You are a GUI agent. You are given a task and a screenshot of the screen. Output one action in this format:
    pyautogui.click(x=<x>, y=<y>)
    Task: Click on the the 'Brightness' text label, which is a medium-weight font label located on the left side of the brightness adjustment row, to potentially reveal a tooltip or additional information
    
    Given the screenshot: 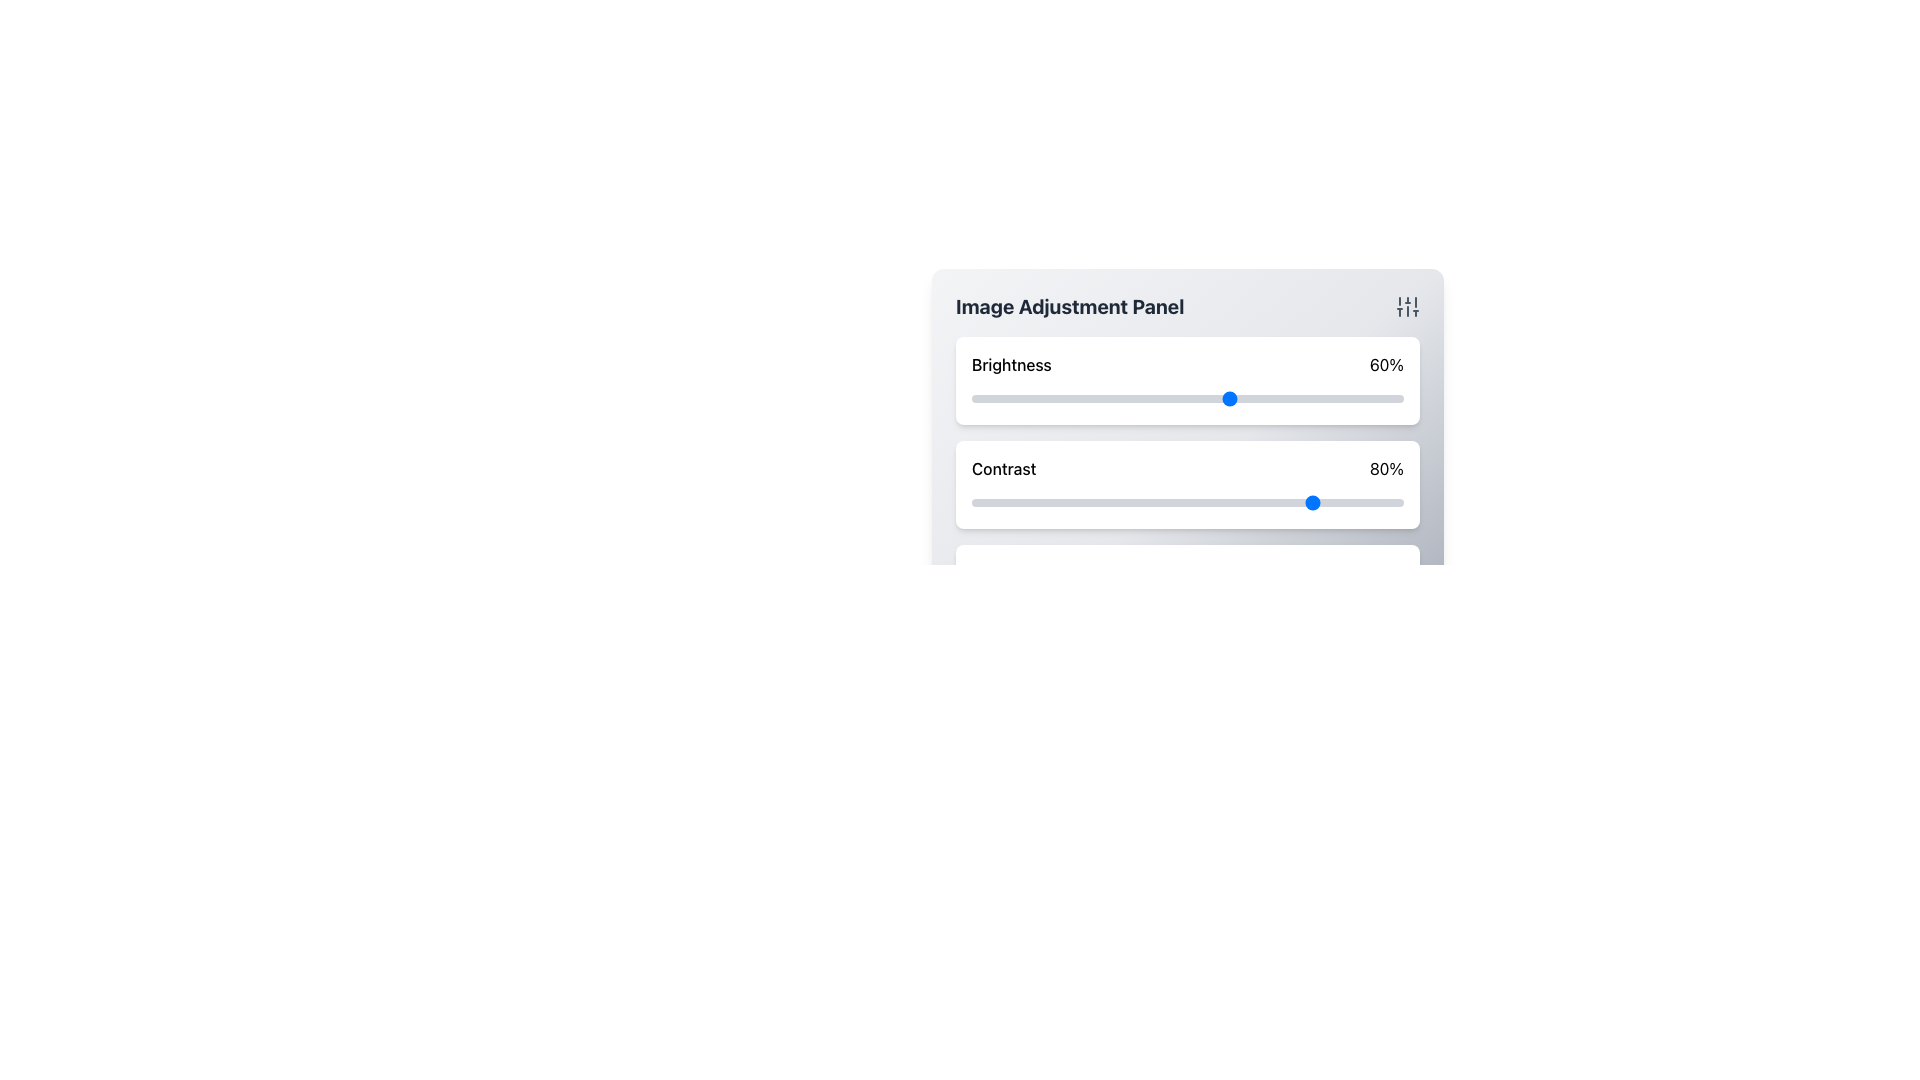 What is the action you would take?
    pyautogui.click(x=1011, y=365)
    